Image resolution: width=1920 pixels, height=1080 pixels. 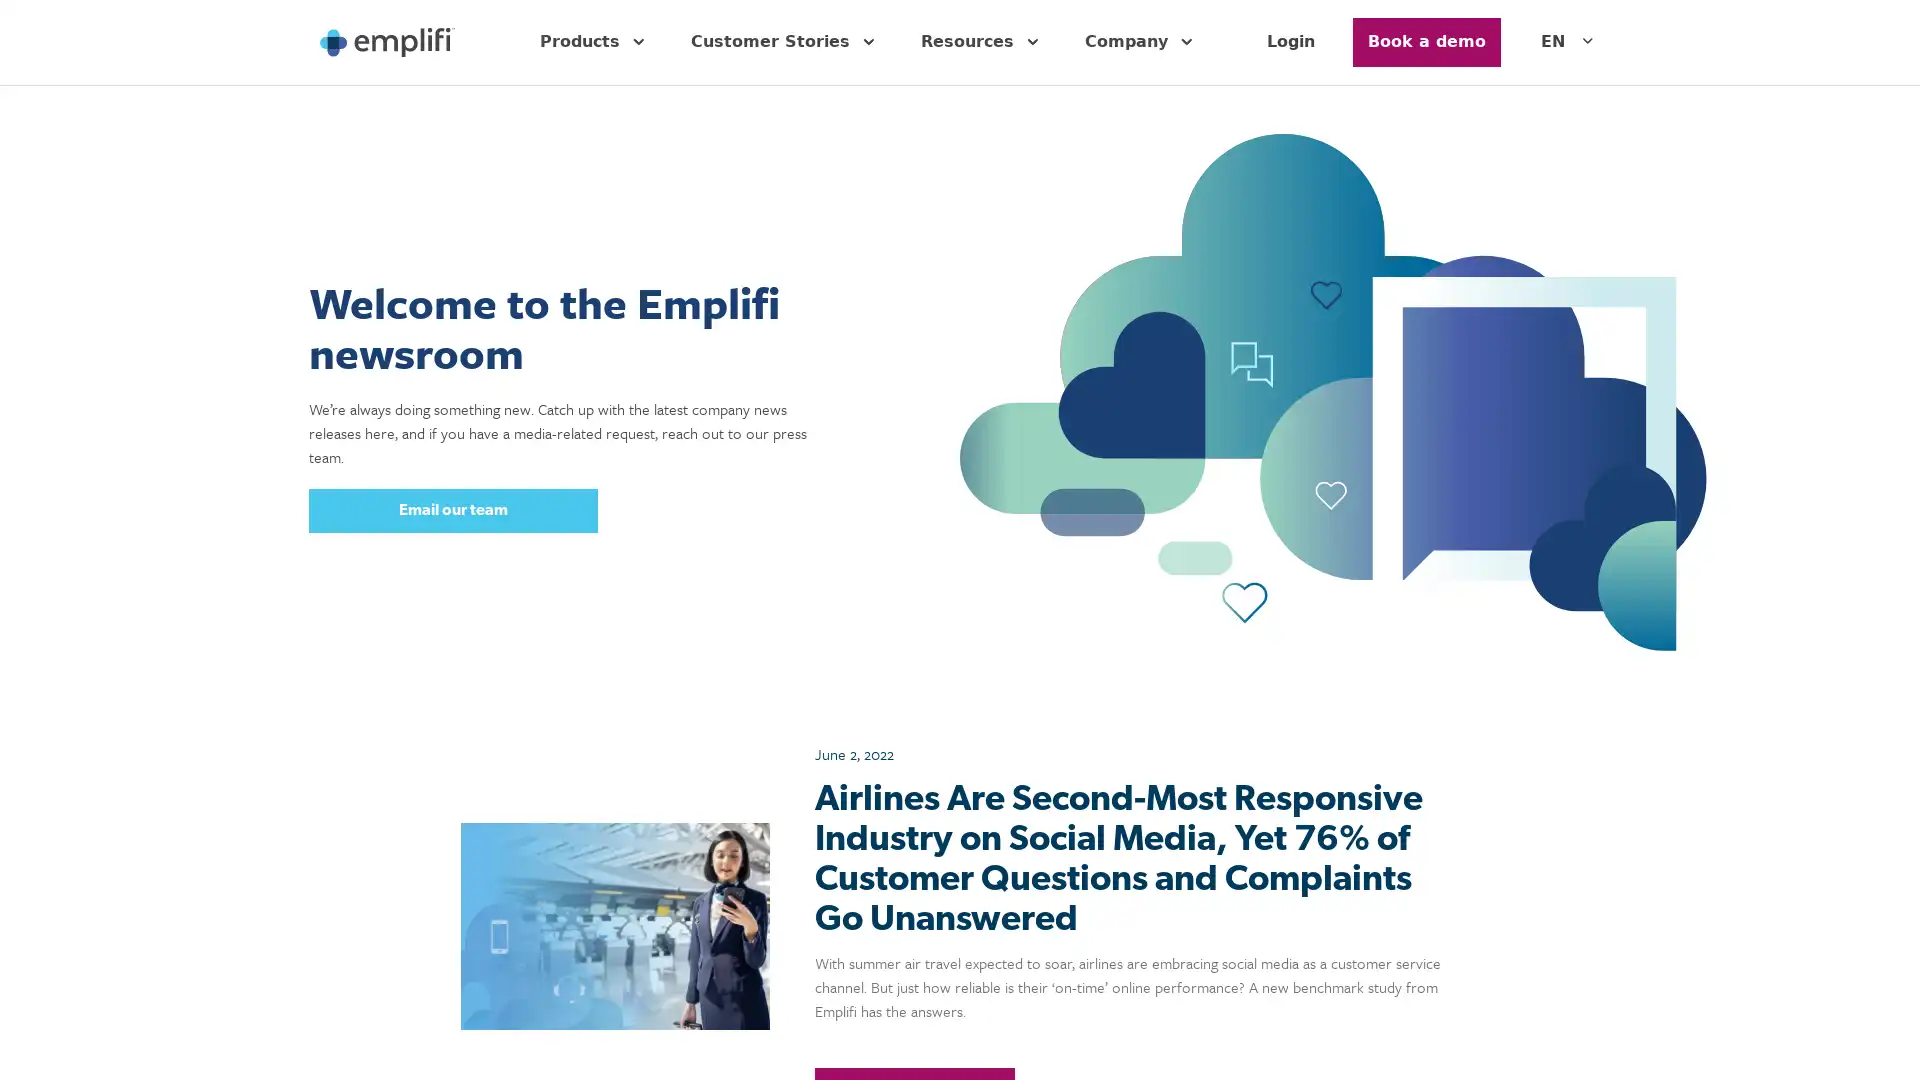 What do you see at coordinates (451, 508) in the screenshot?
I see `Button` at bounding box center [451, 508].